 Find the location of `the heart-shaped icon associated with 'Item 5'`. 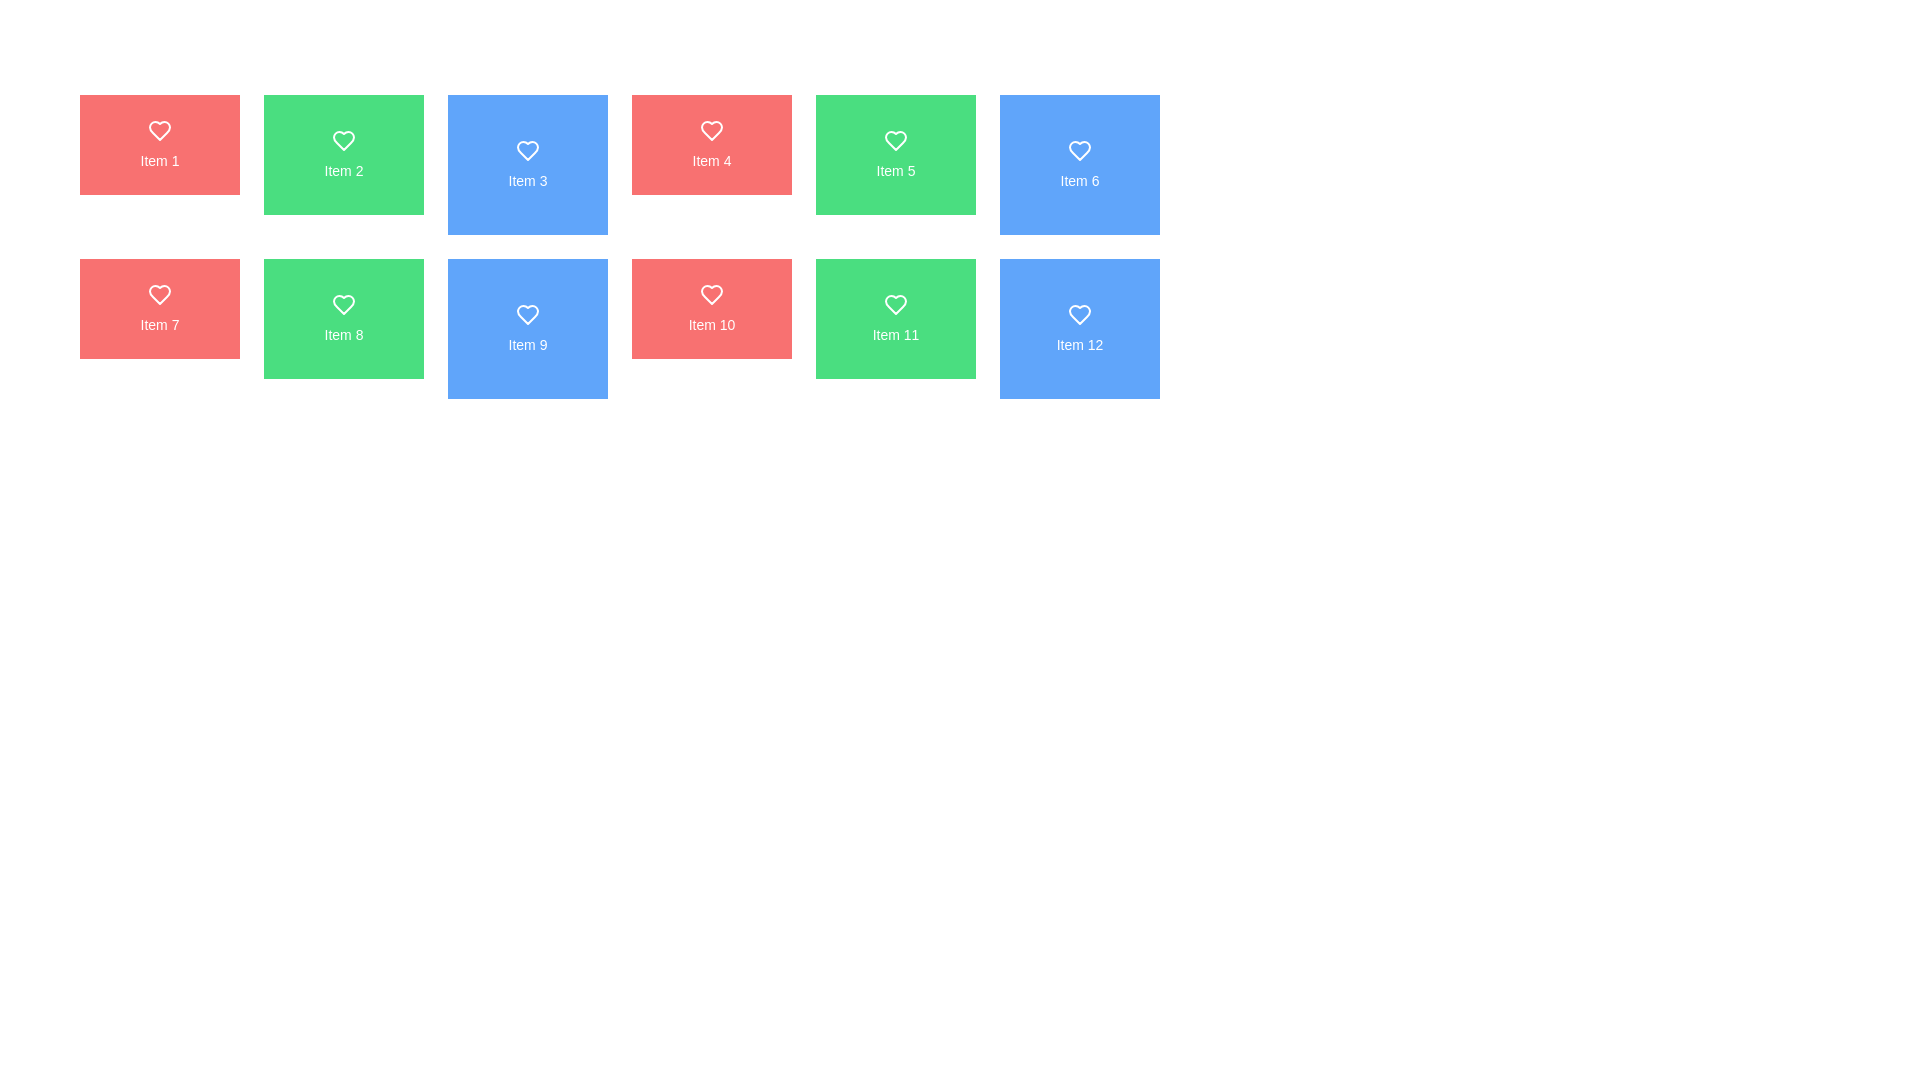

the heart-shaped icon associated with 'Item 5' is located at coordinates (895, 140).